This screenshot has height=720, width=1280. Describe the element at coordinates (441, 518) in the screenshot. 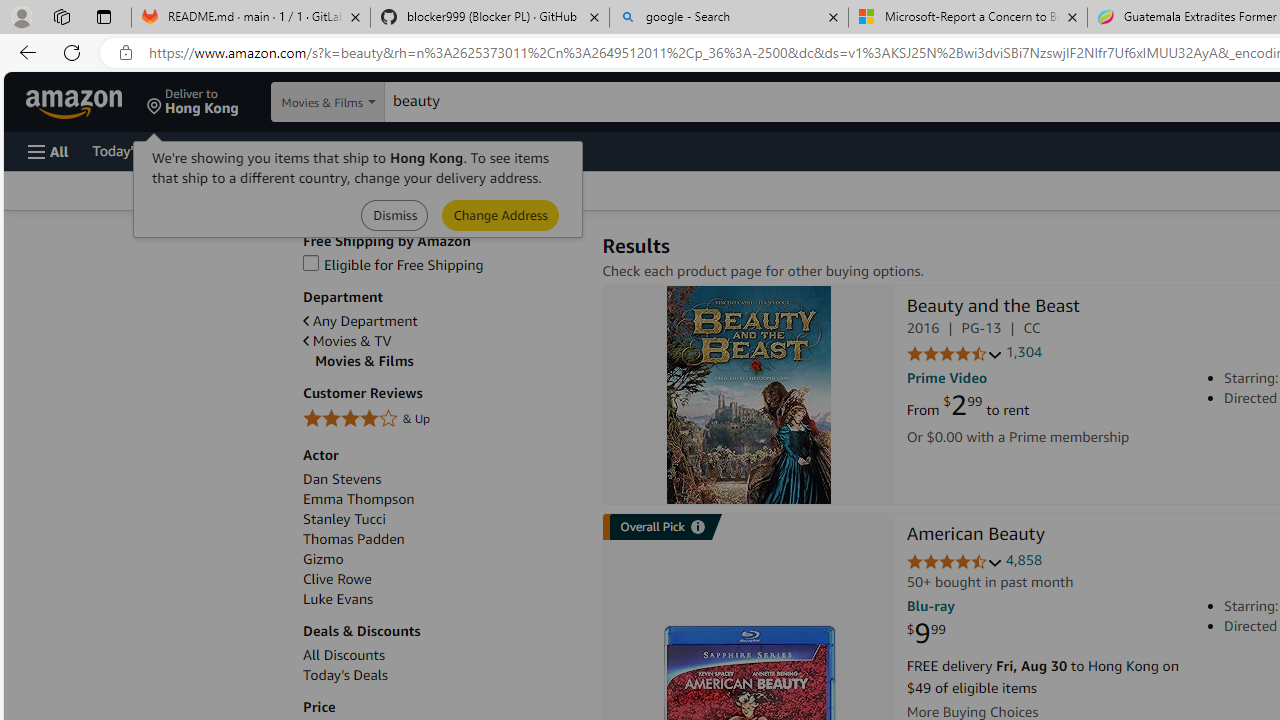

I see `'Stanley Tucci'` at that location.